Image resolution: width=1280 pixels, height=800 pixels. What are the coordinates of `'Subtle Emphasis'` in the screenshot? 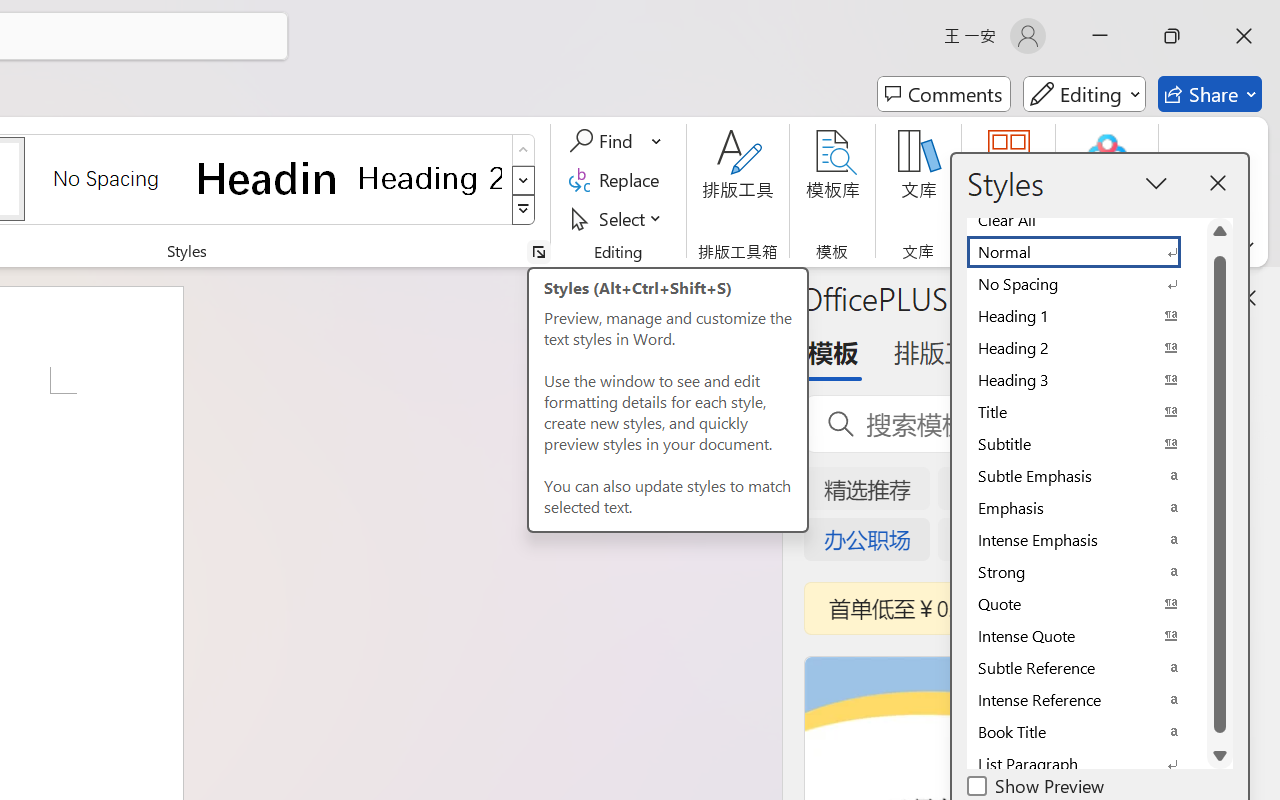 It's located at (1085, 476).